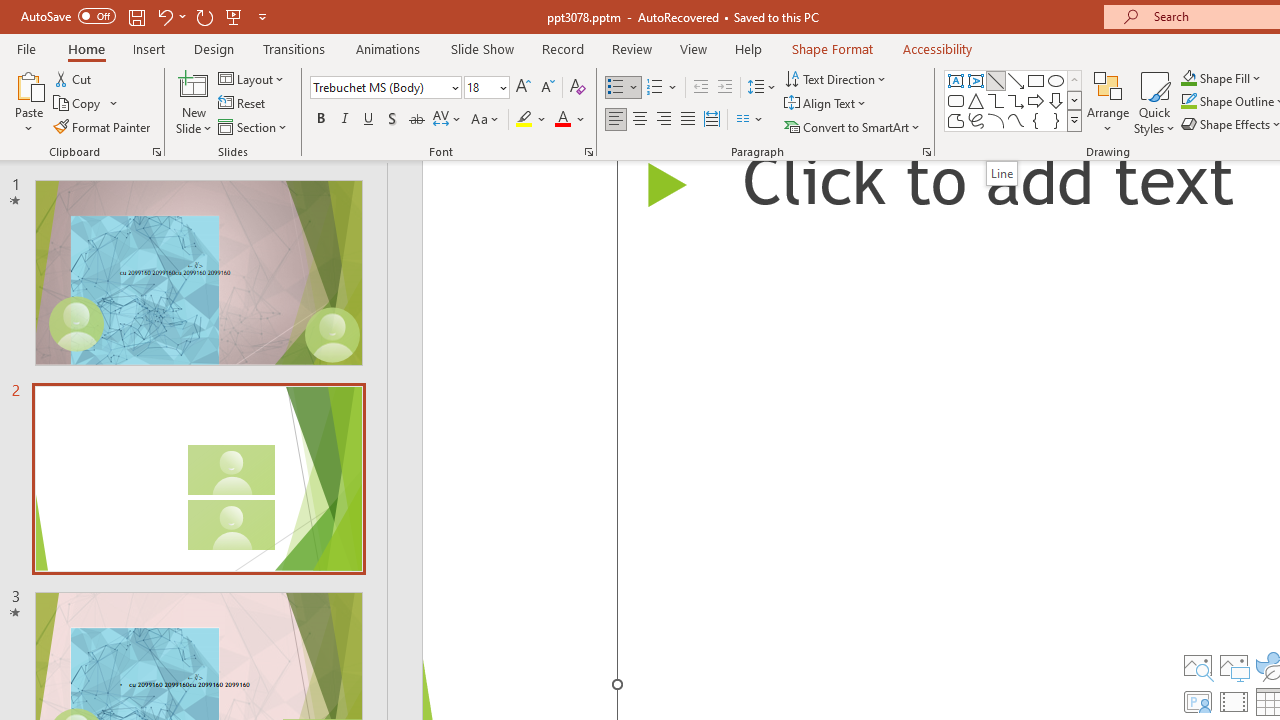 The width and height of the screenshot is (1280, 720). What do you see at coordinates (761, 86) in the screenshot?
I see `'Line Spacing'` at bounding box center [761, 86].